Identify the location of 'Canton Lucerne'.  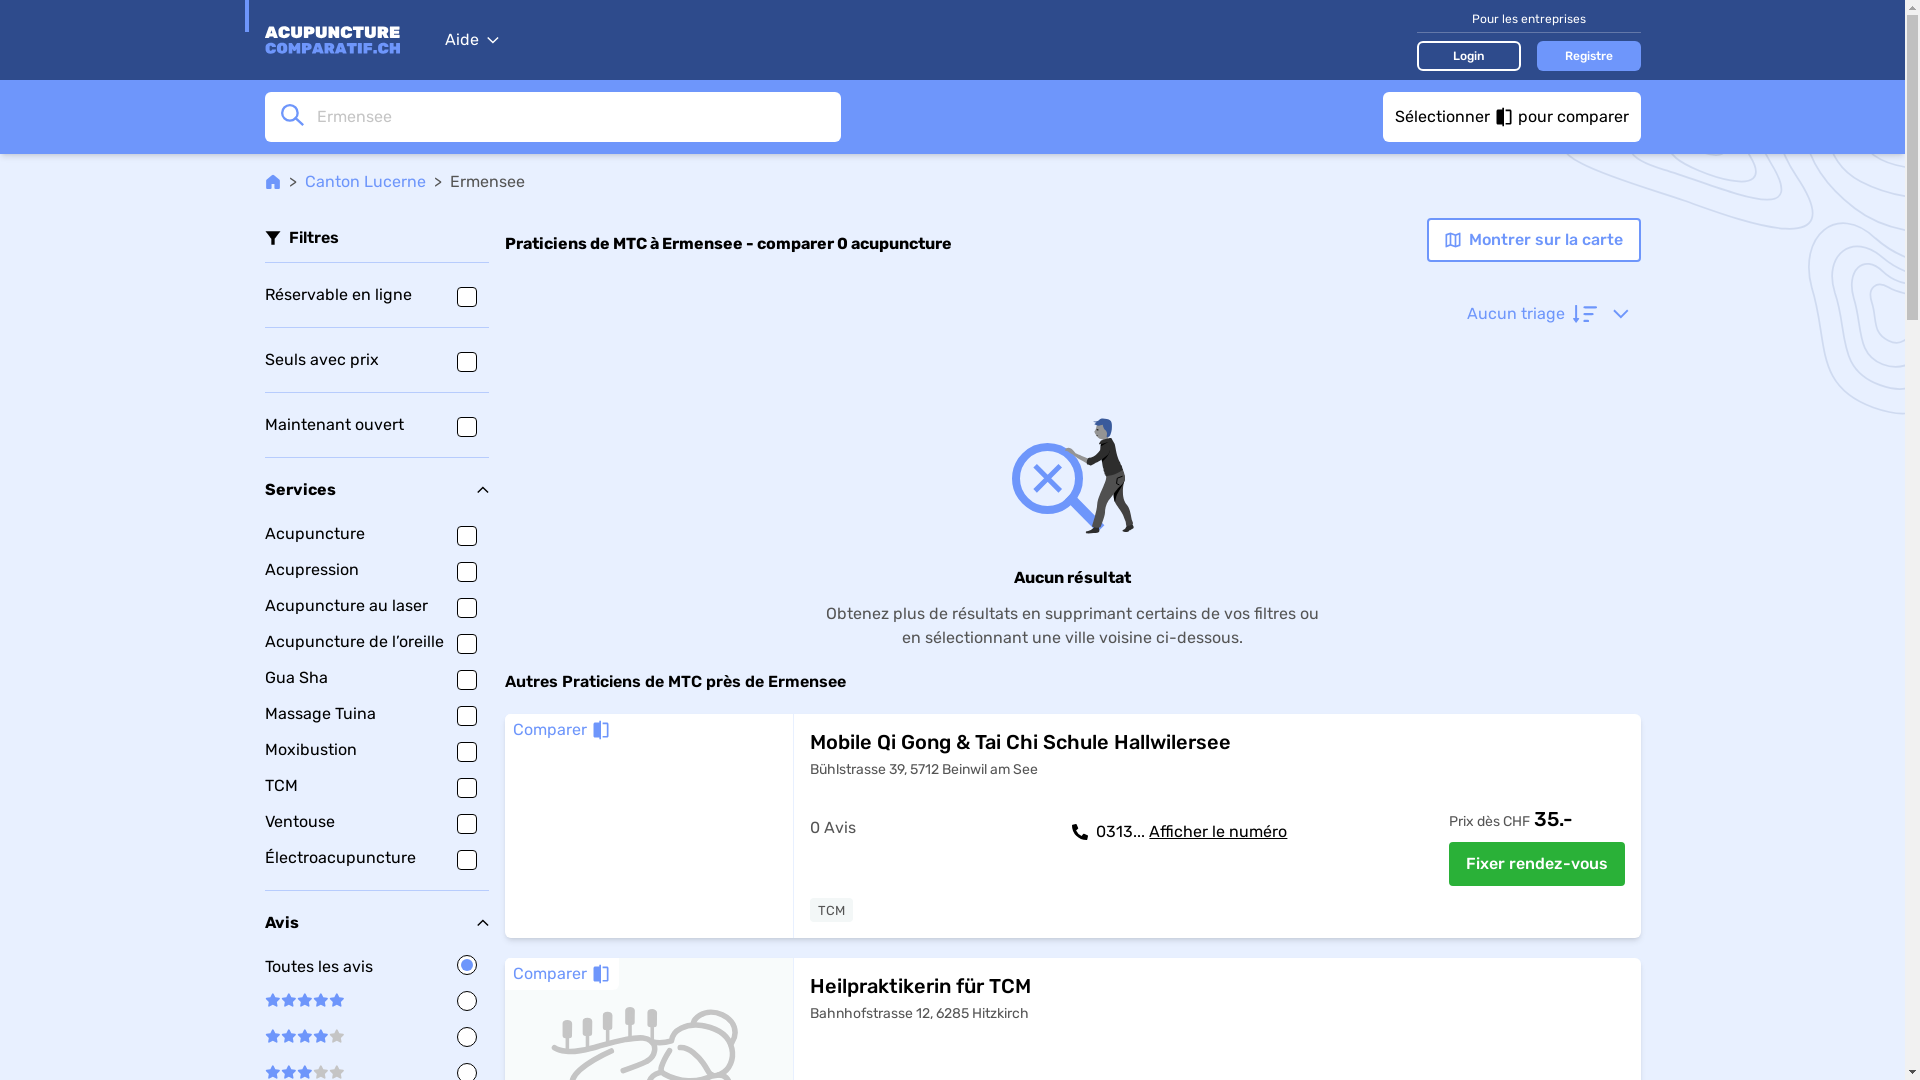
(364, 181).